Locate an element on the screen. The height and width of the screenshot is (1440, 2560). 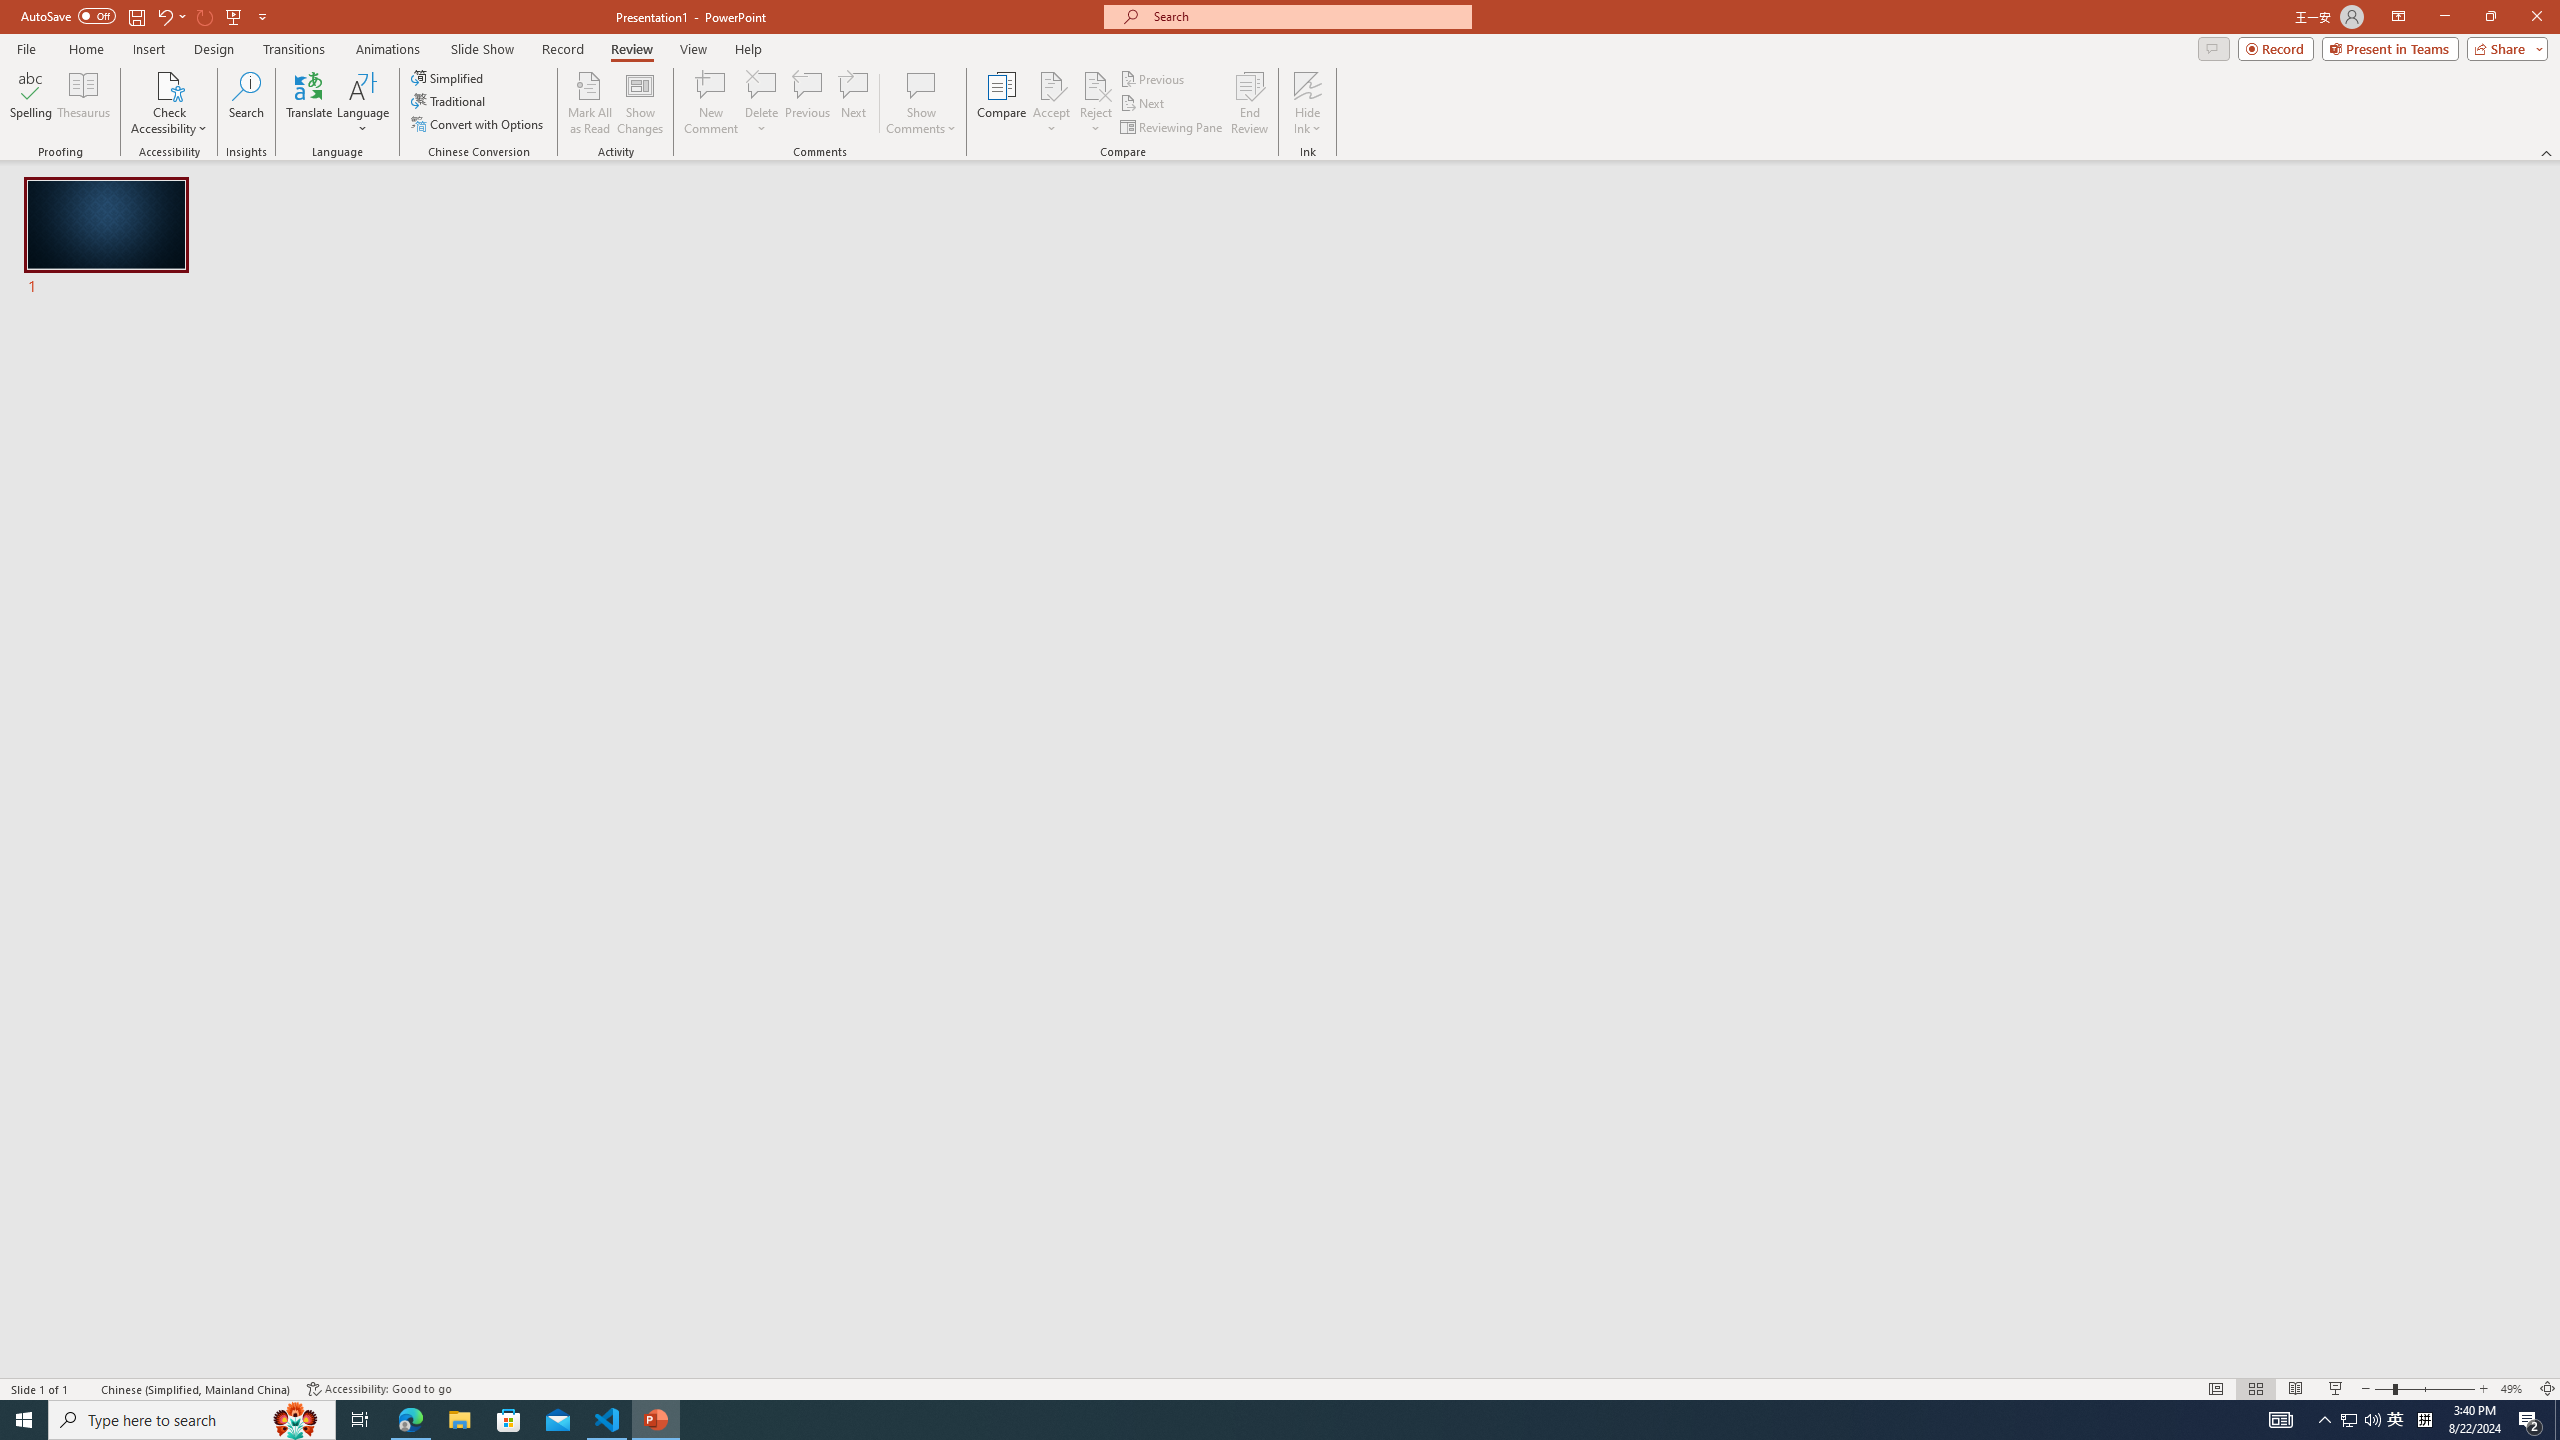
'Search' is located at coordinates (246, 103).